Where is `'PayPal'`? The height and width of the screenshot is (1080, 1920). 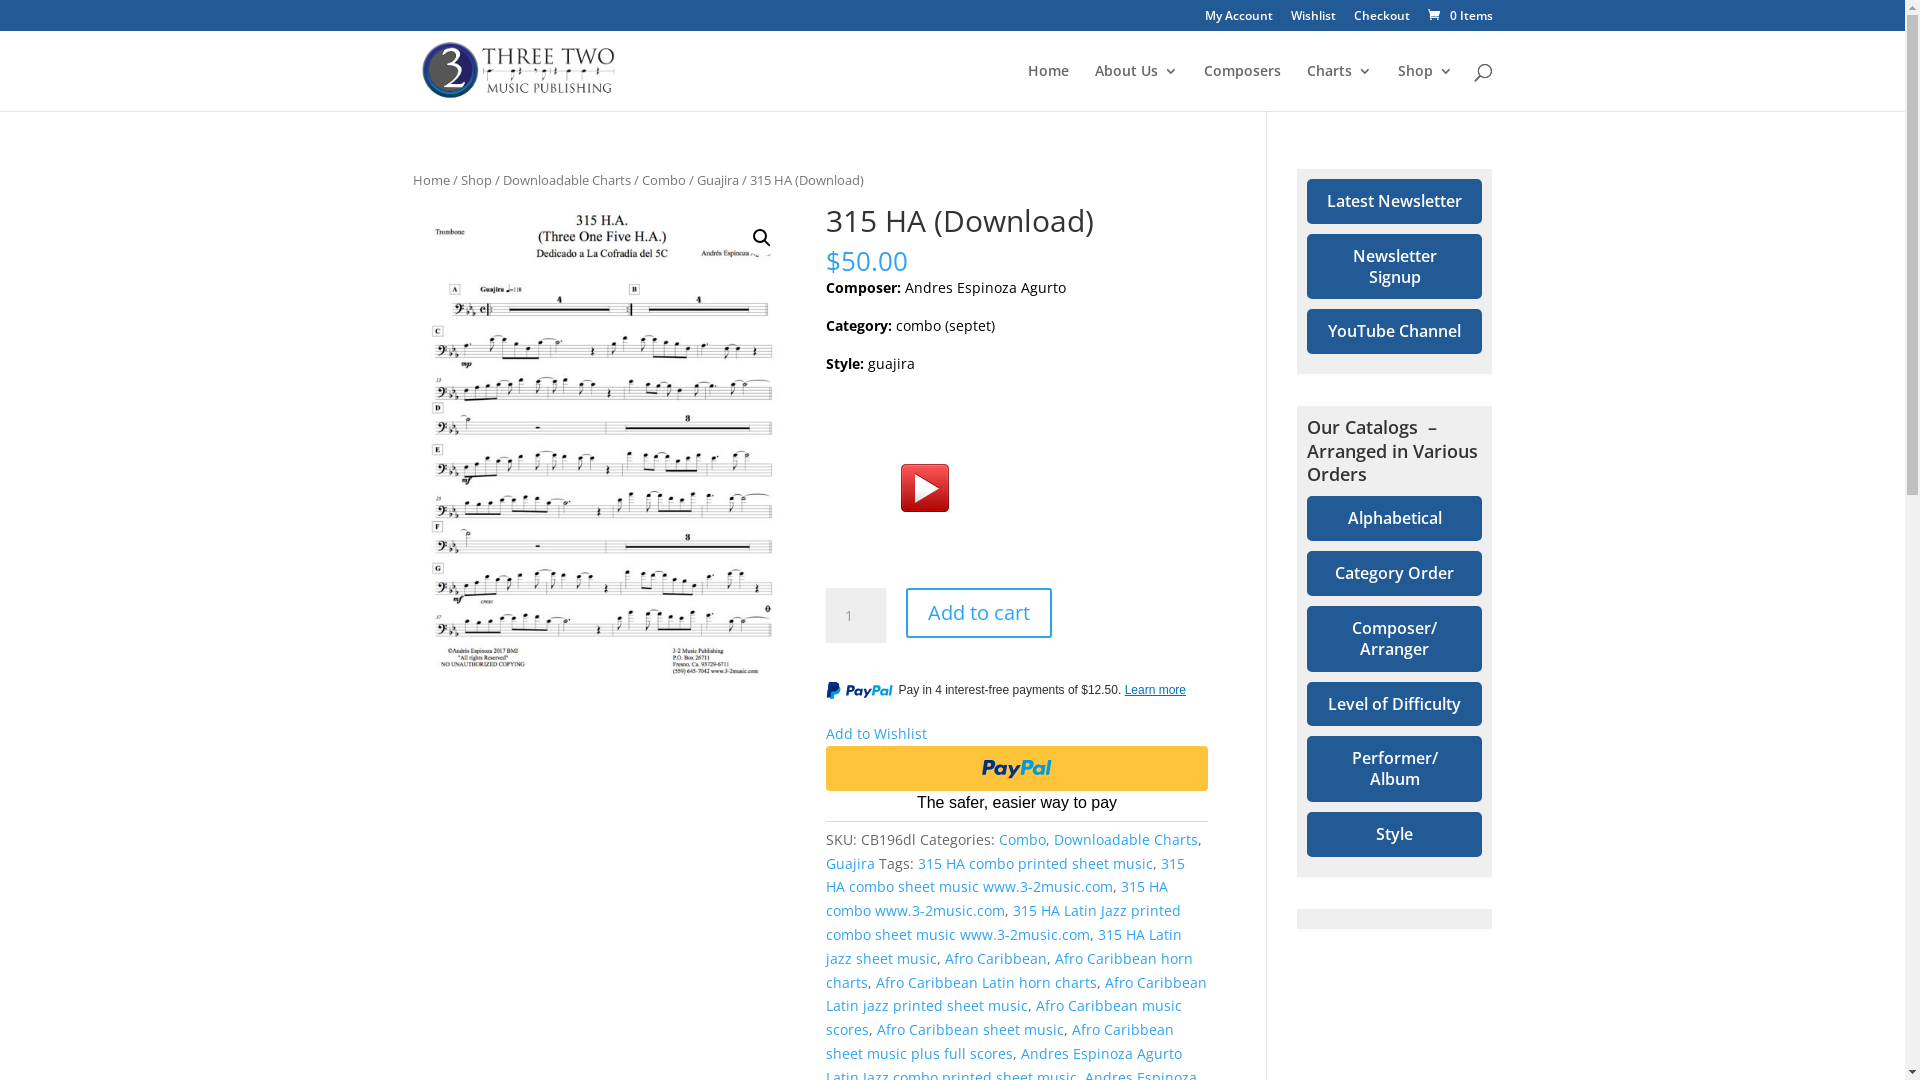 'PayPal' is located at coordinates (1017, 778).